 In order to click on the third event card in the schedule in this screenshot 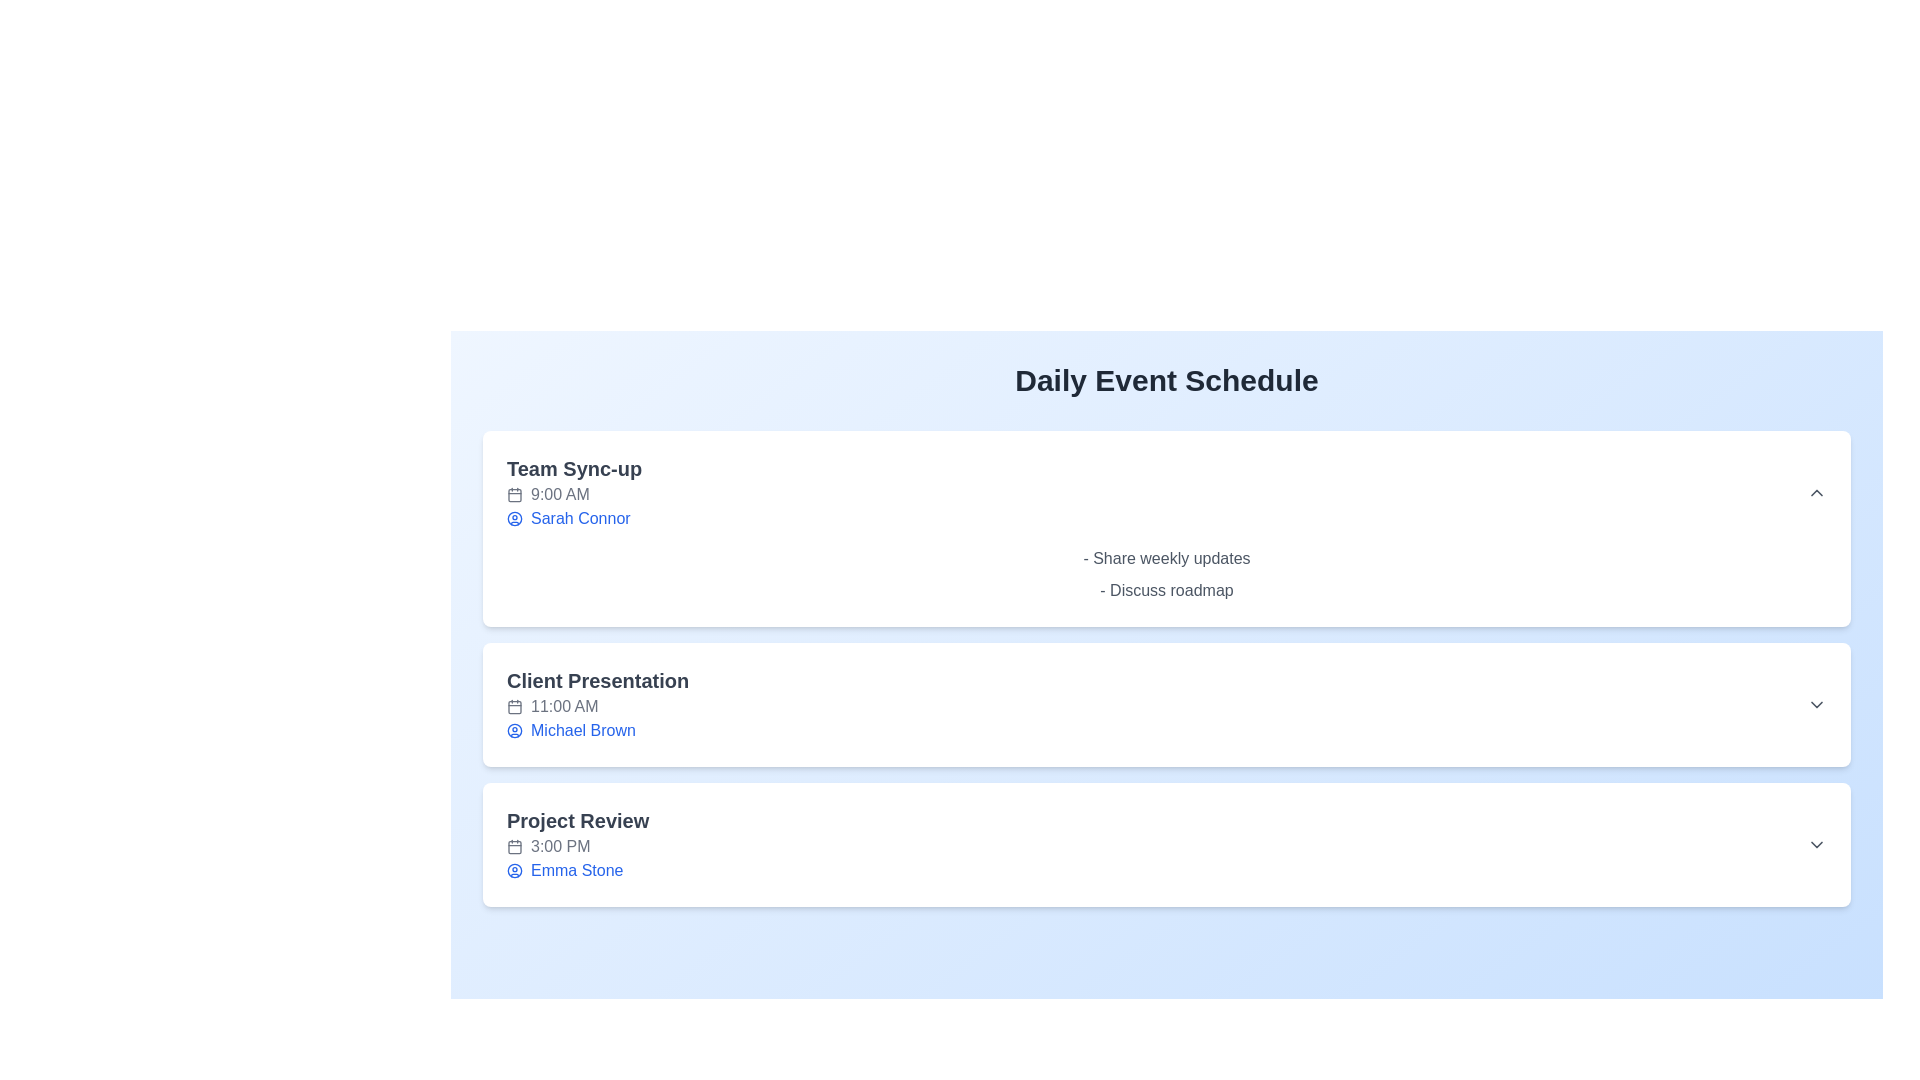, I will do `click(1166, 844)`.